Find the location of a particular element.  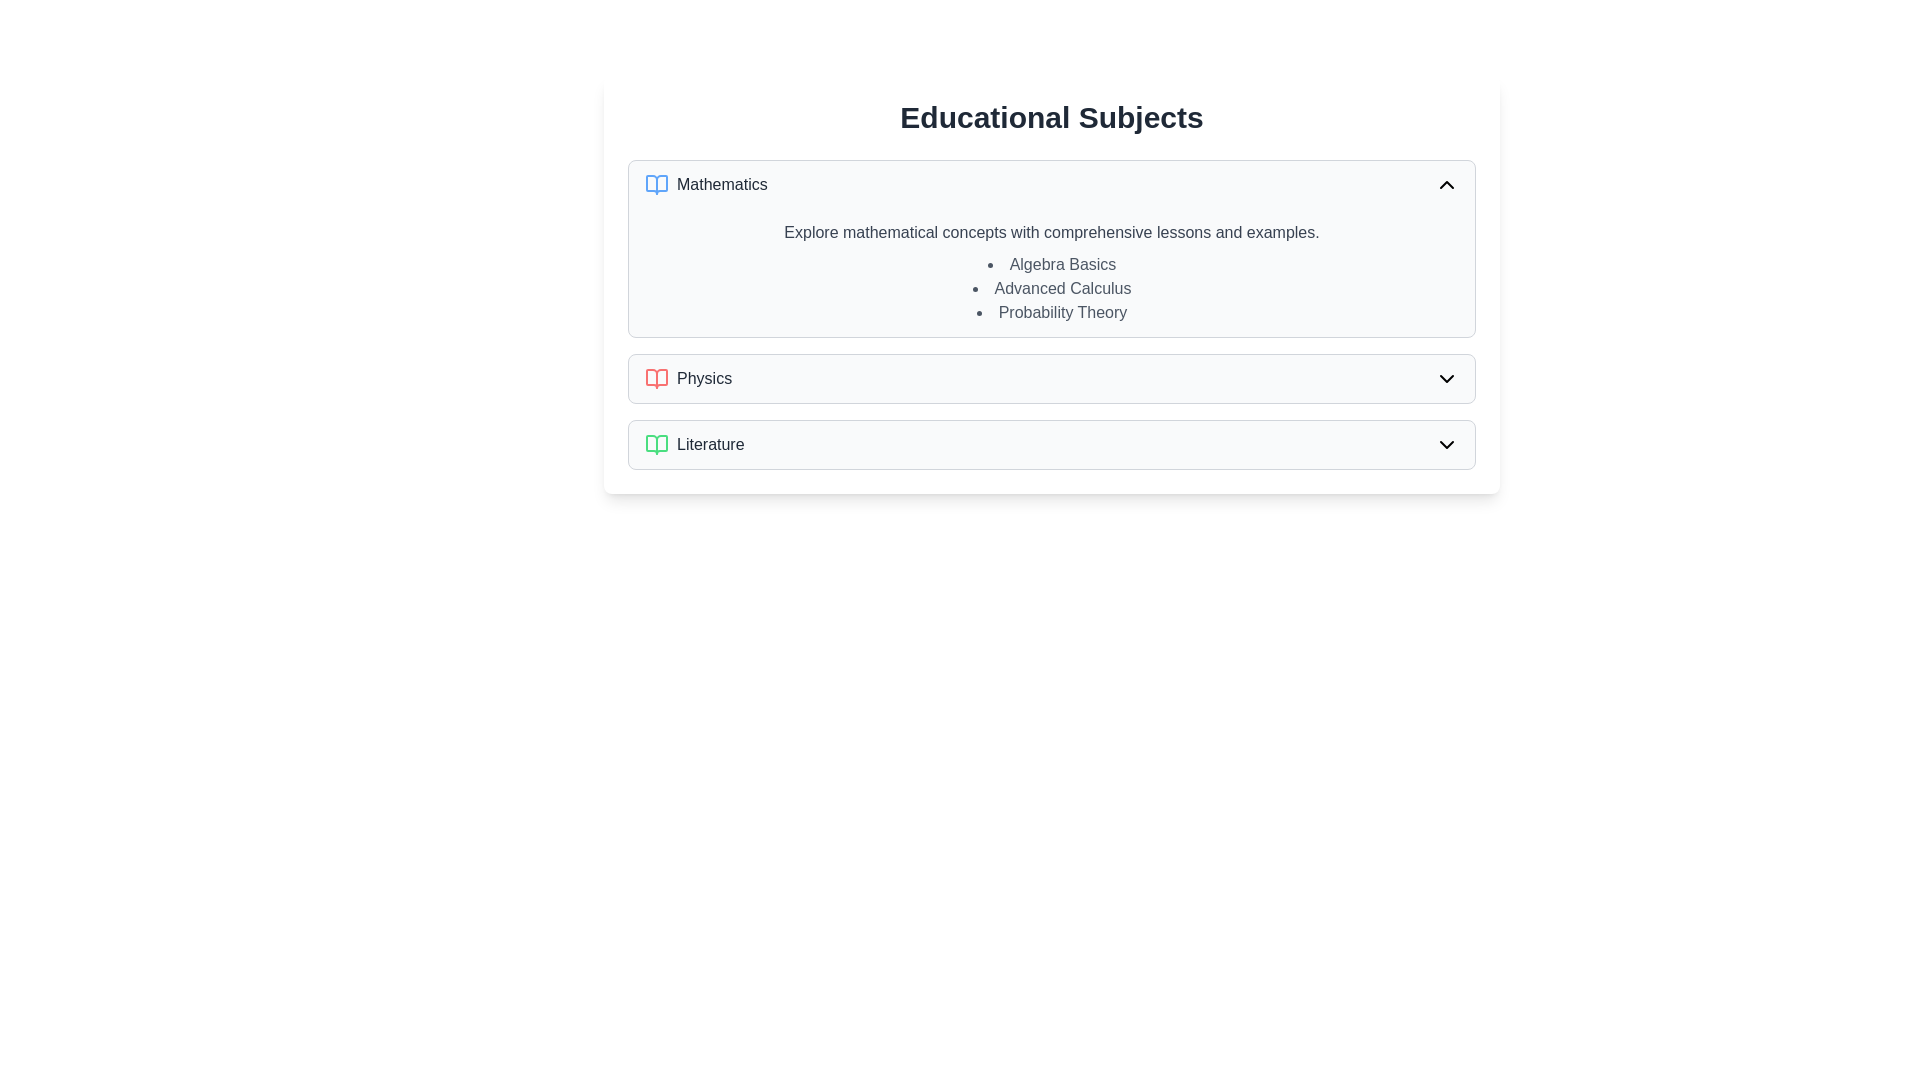

the Literature icon located to the left of the 'Literature' text in the Educational Subjects category is located at coordinates (657, 443).